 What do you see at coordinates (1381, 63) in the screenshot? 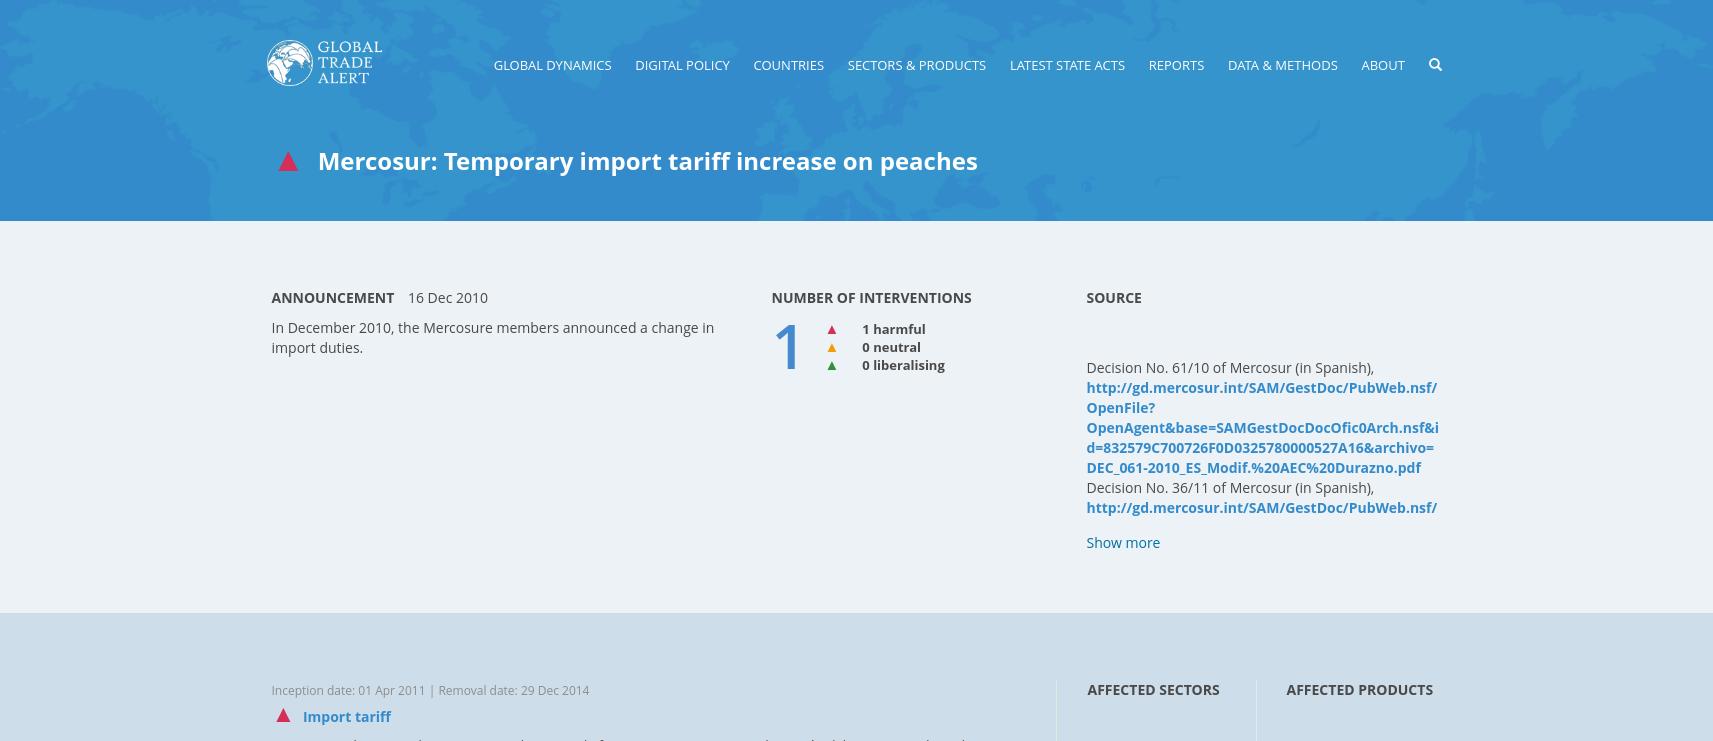
I see `'ABOUT'` at bounding box center [1381, 63].